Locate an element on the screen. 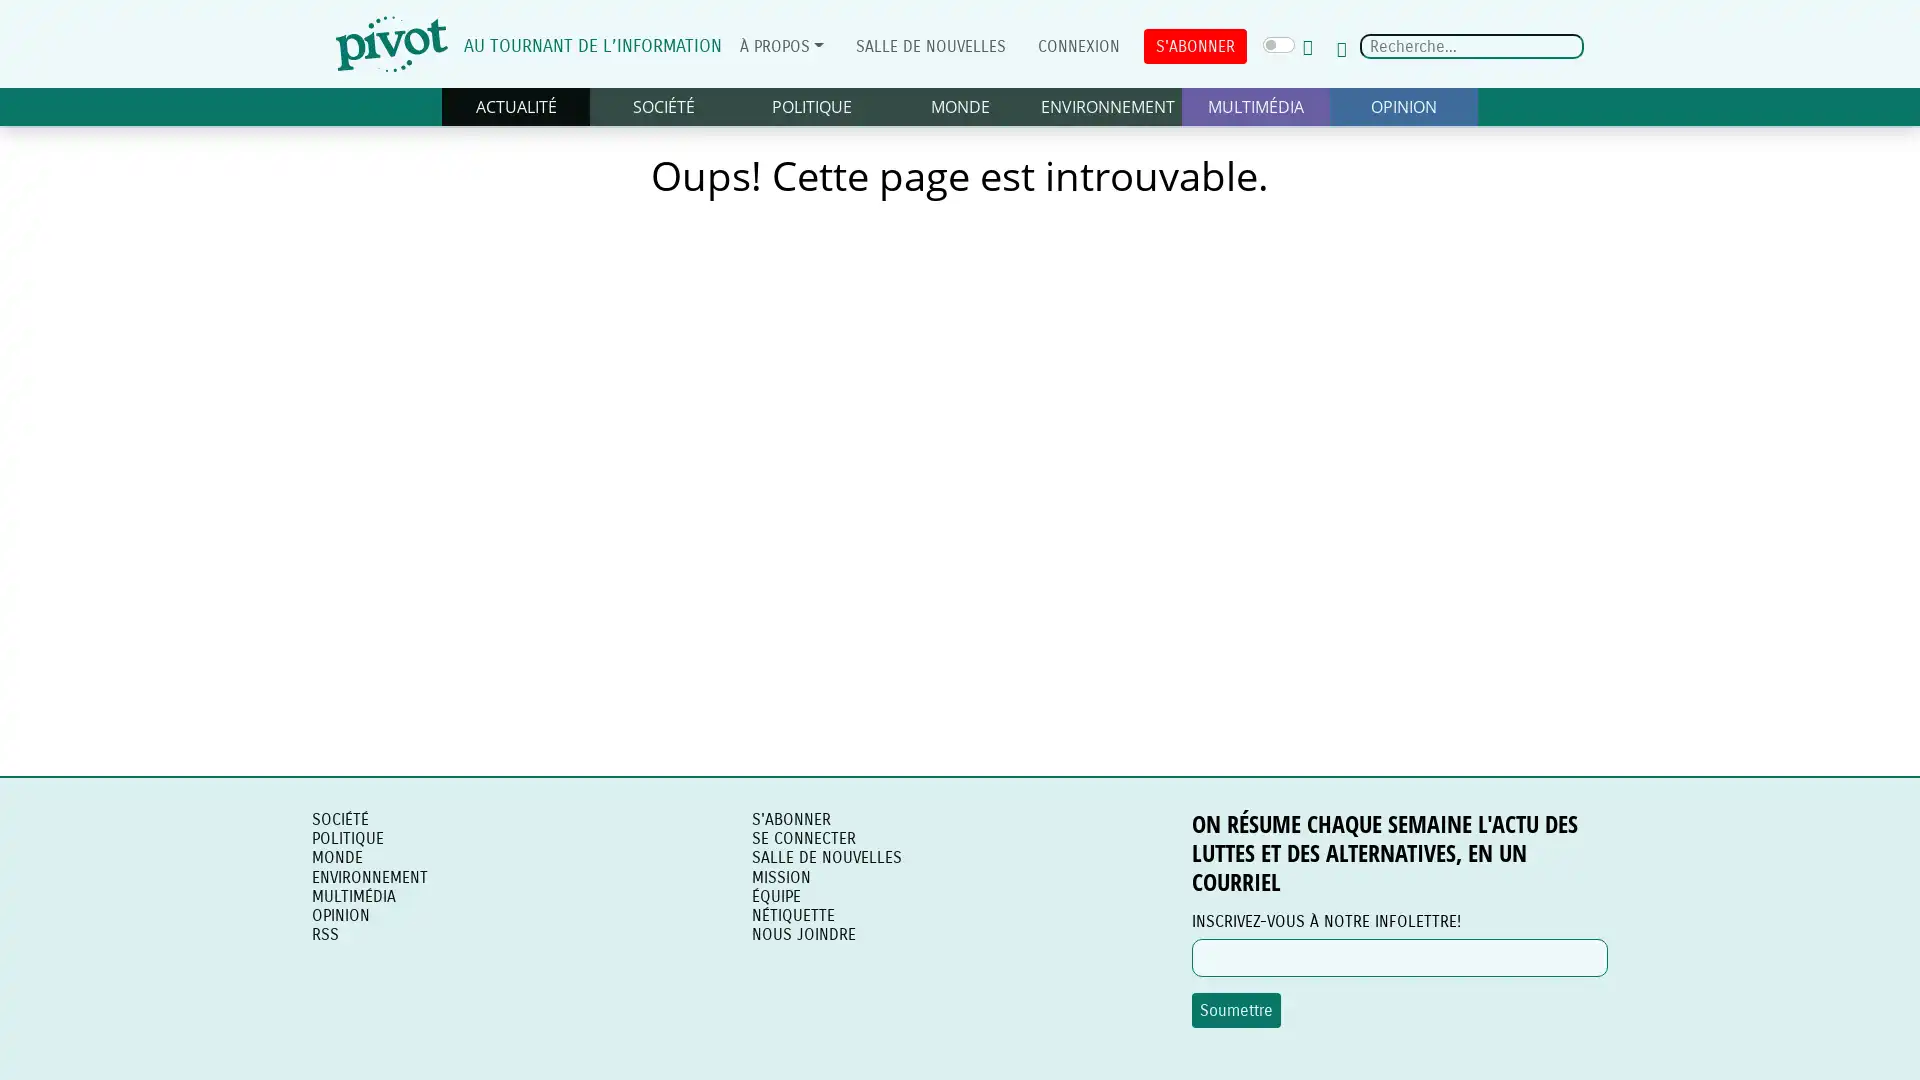  Soumettre is located at coordinates (1235, 1010).